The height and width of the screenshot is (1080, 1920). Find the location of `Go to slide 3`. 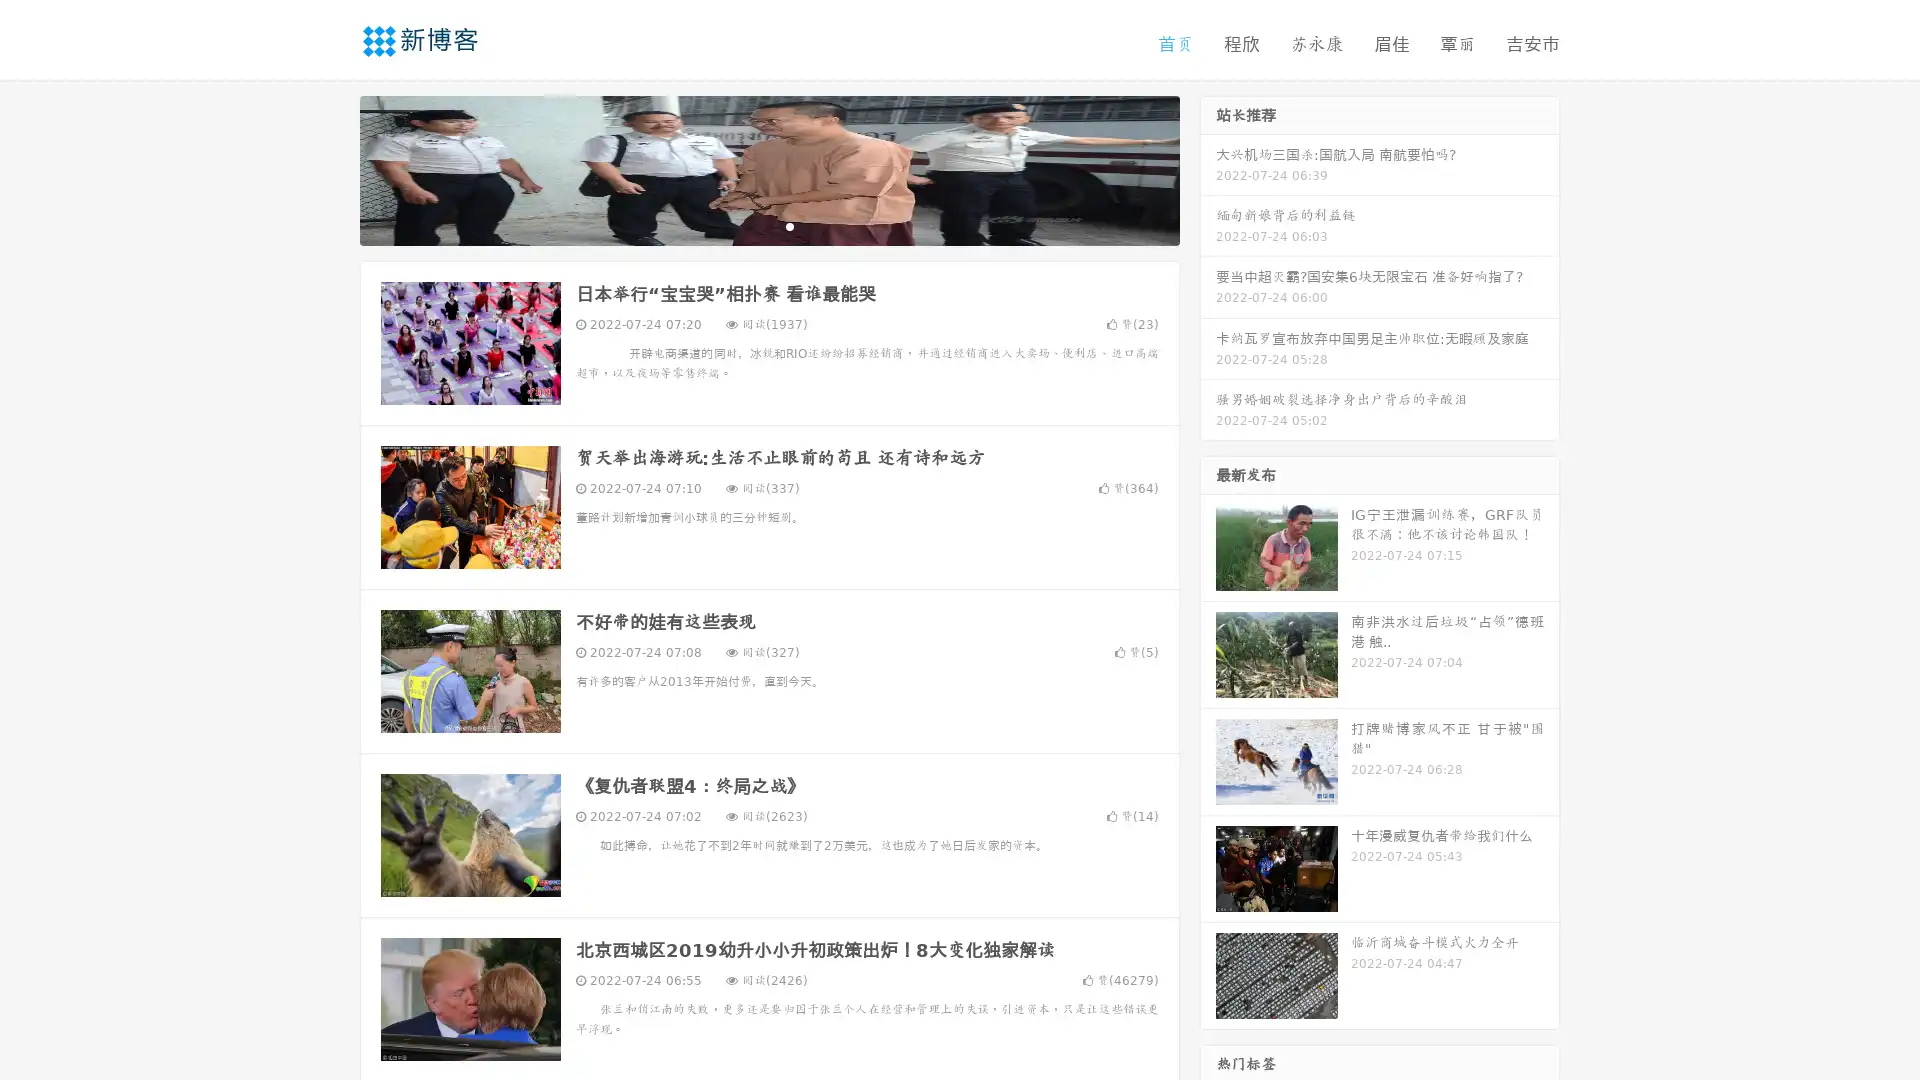

Go to slide 3 is located at coordinates (789, 225).